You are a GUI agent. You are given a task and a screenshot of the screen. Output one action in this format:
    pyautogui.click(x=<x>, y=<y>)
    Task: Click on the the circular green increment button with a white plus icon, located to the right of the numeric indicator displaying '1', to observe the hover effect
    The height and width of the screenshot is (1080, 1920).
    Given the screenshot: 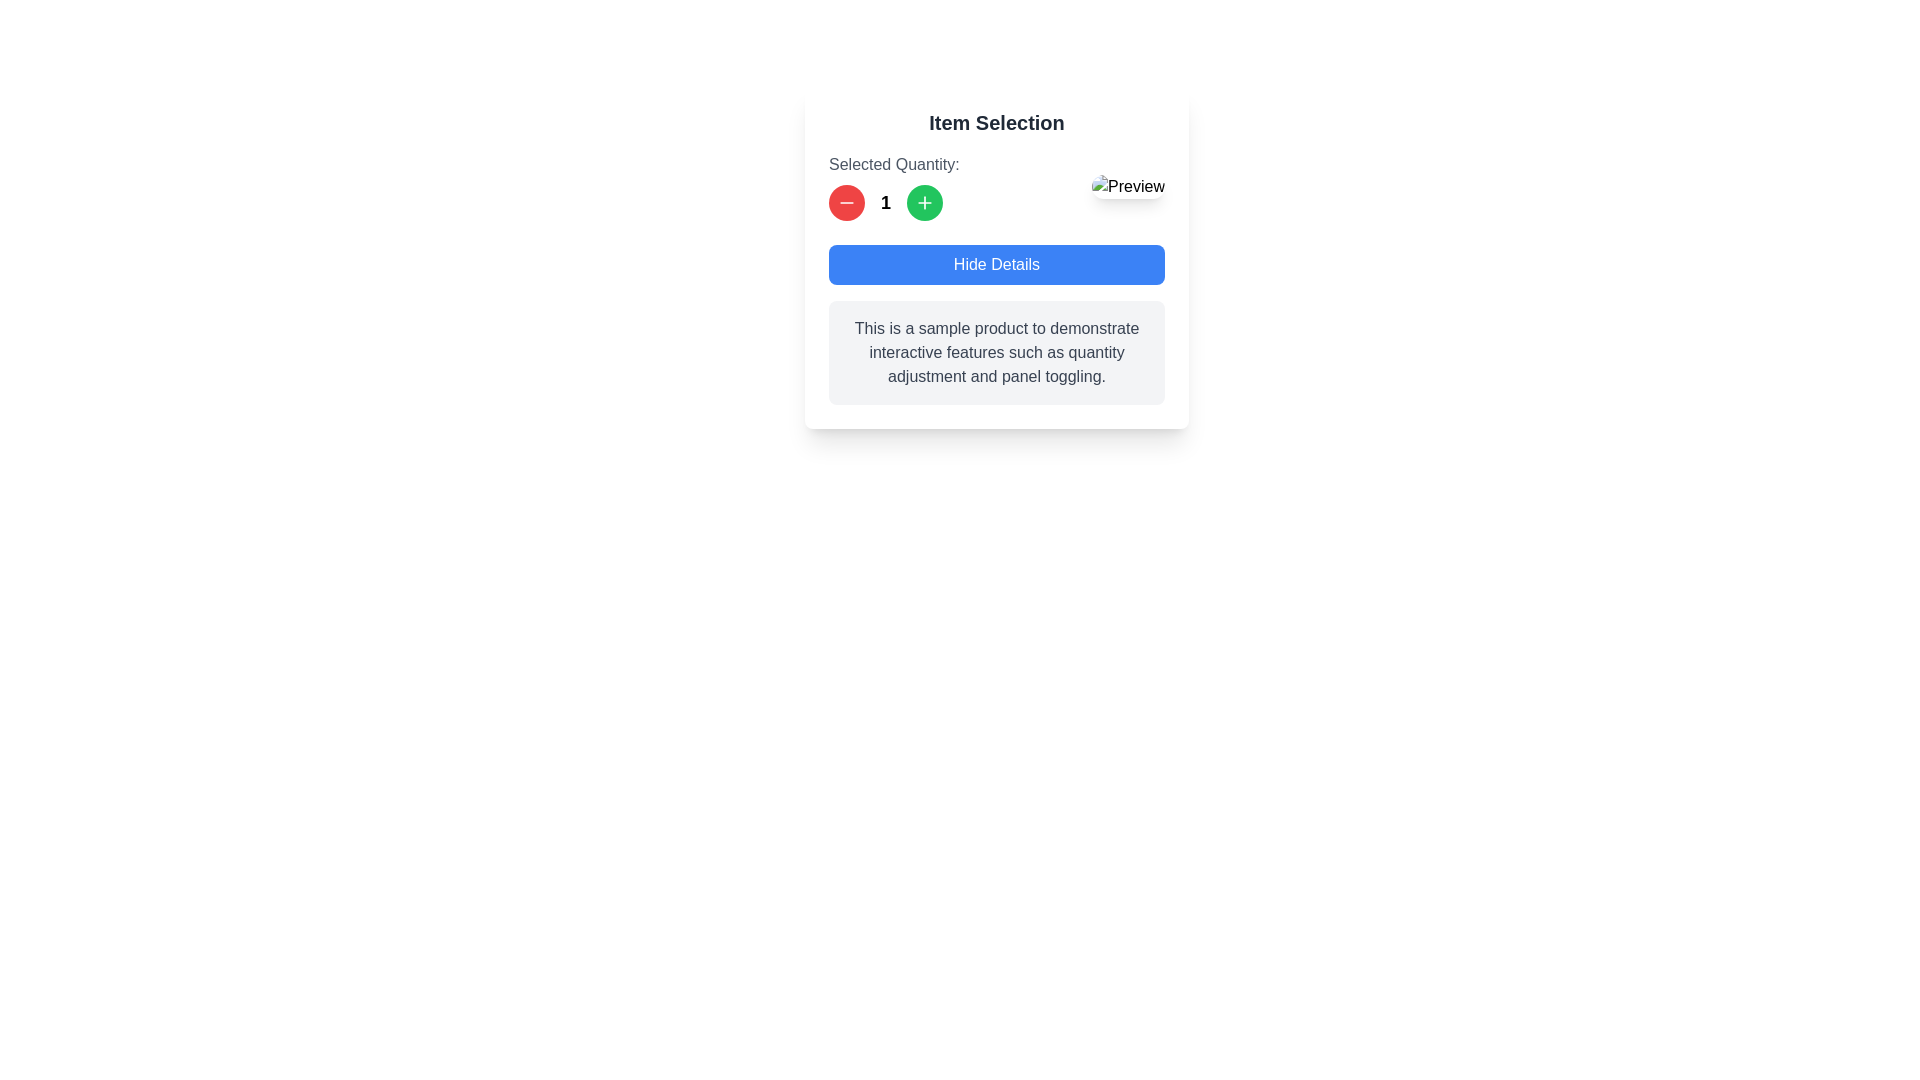 What is the action you would take?
    pyautogui.click(x=924, y=203)
    